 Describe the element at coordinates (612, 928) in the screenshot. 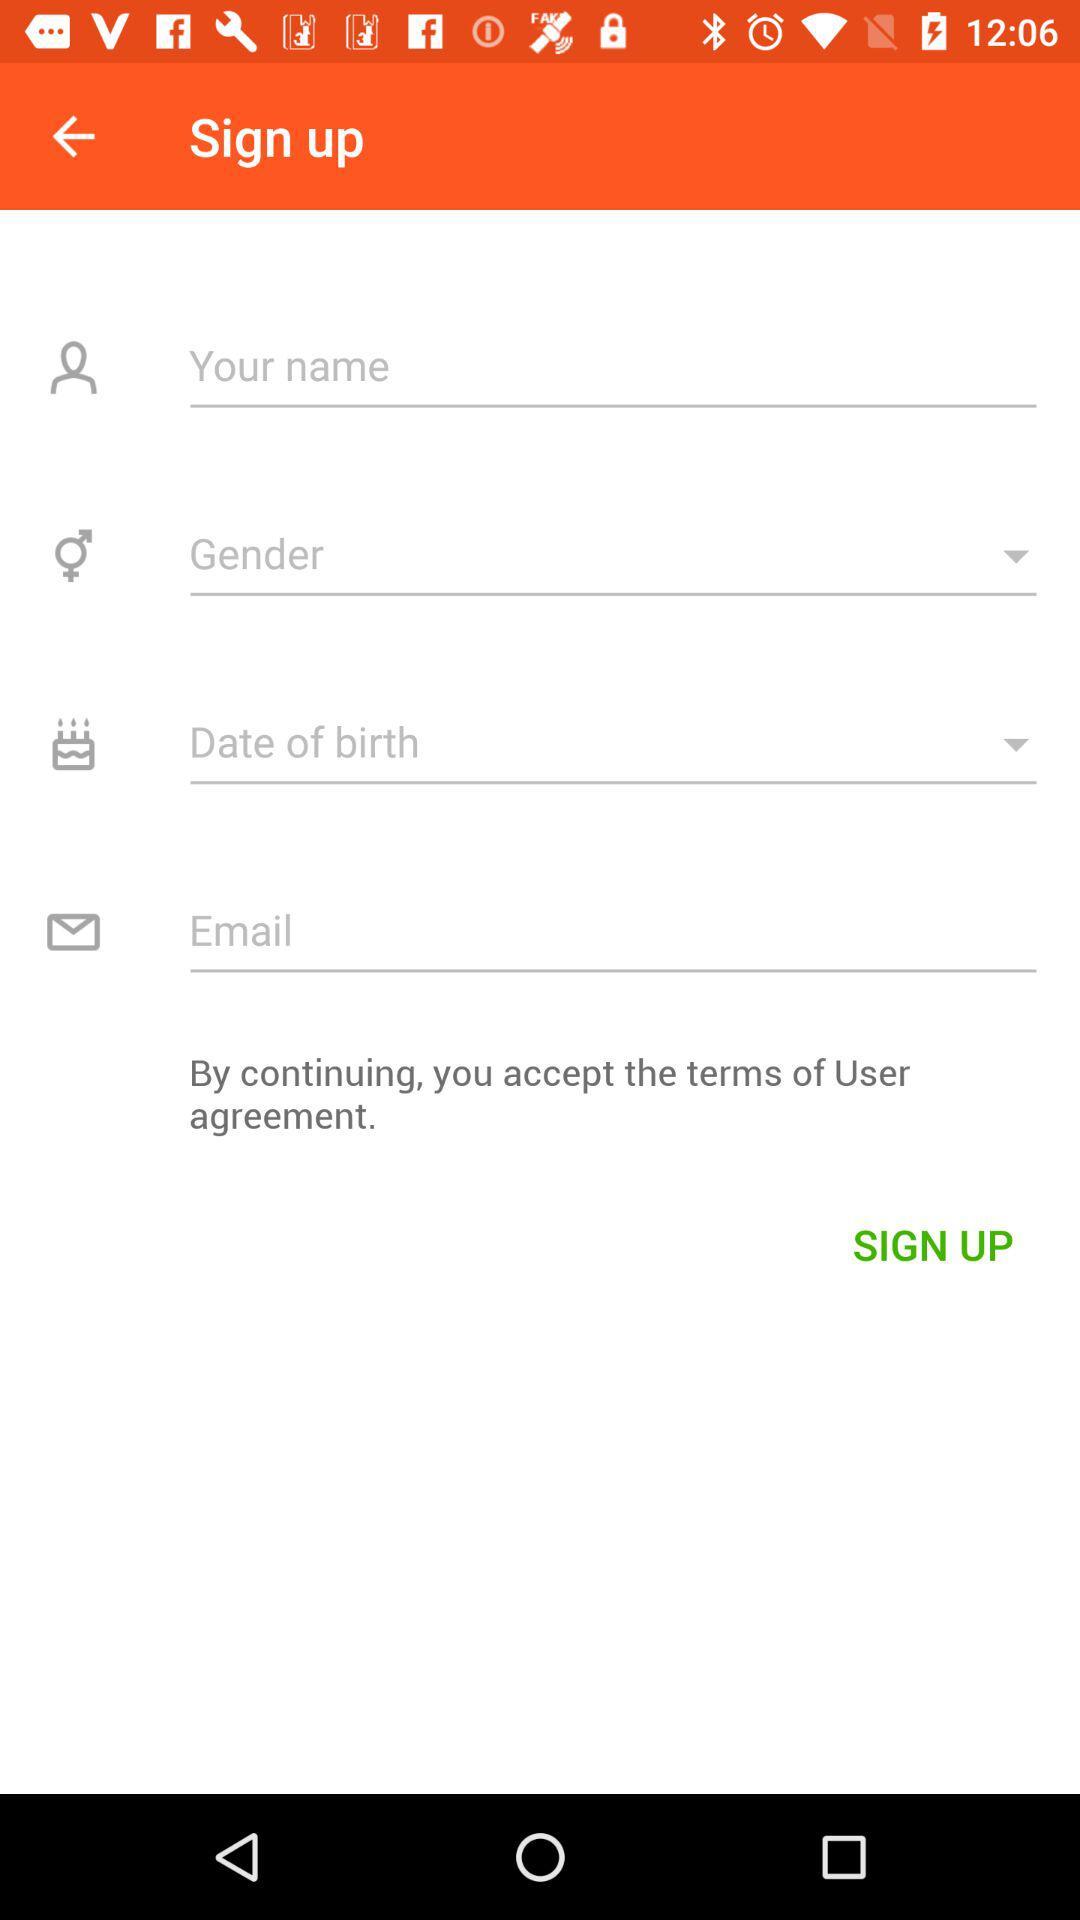

I see `input email address` at that location.